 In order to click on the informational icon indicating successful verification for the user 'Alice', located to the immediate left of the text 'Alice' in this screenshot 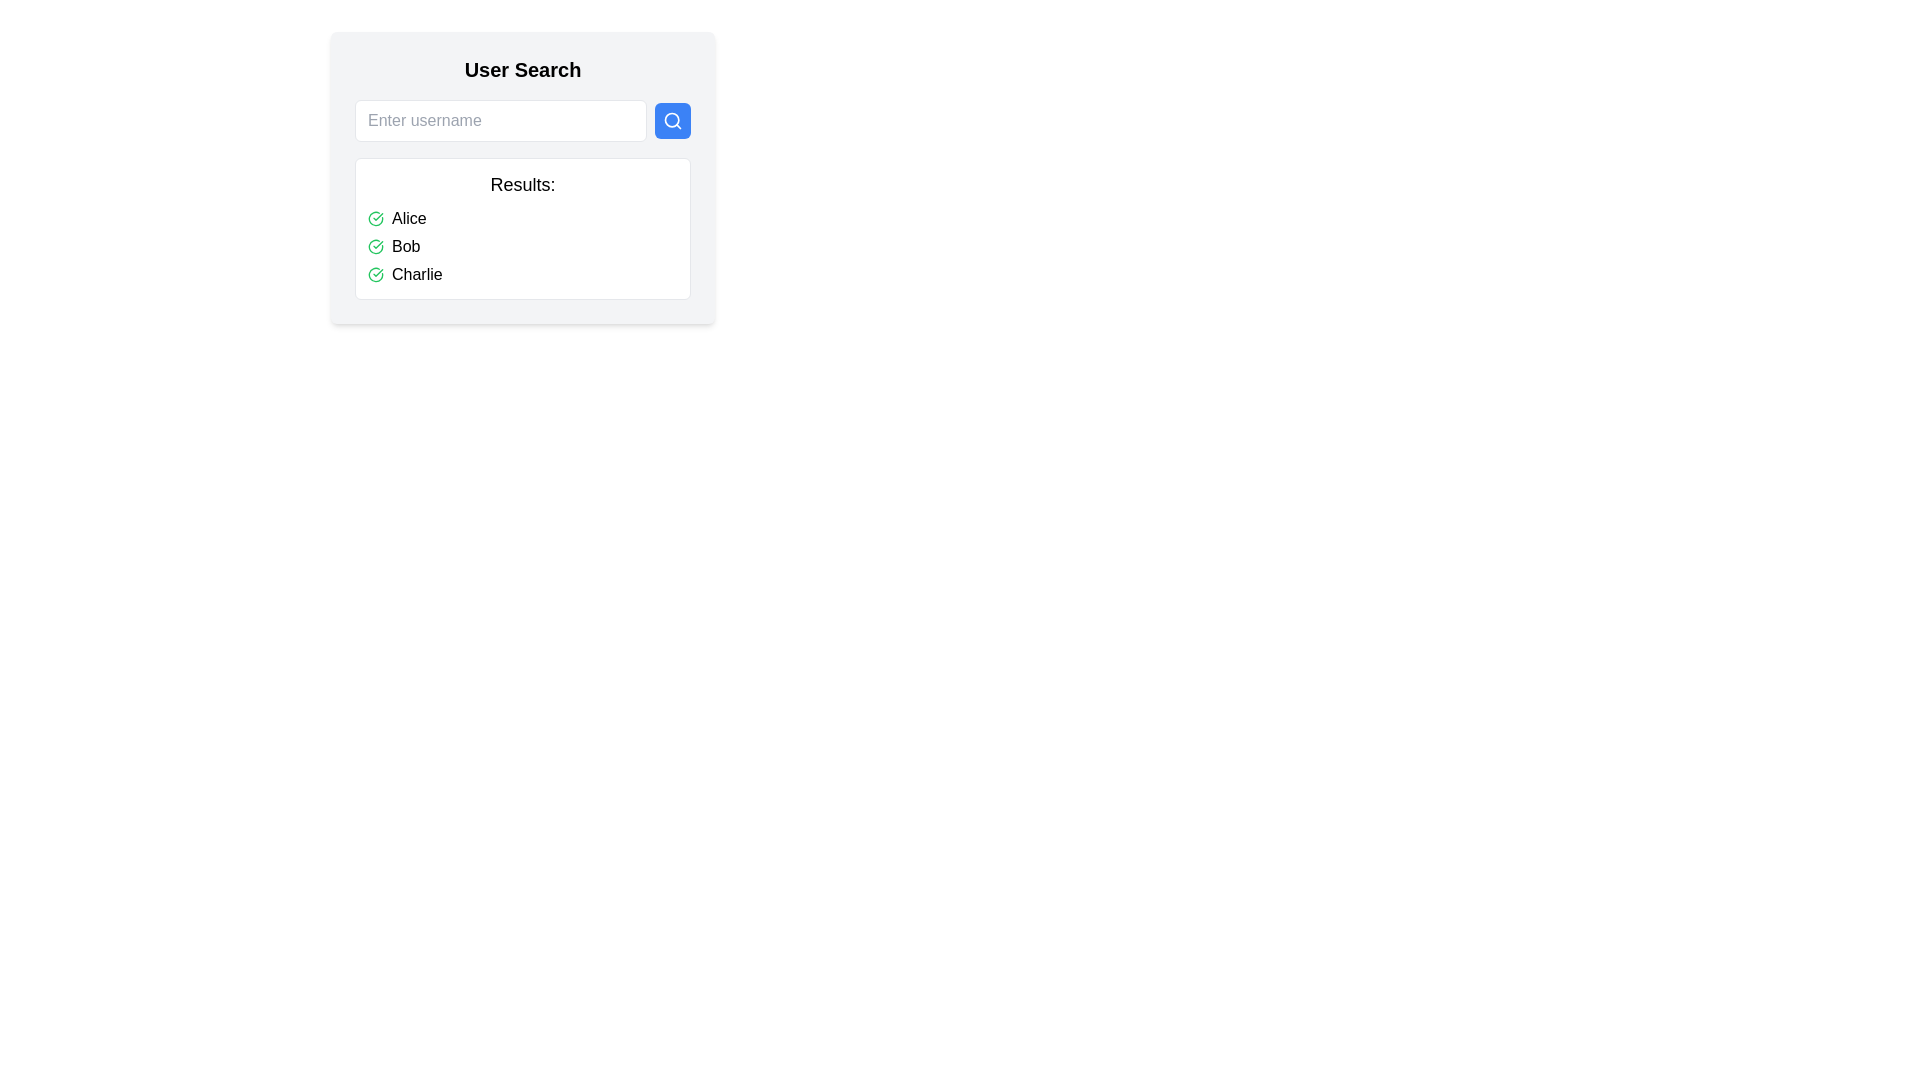, I will do `click(375, 219)`.